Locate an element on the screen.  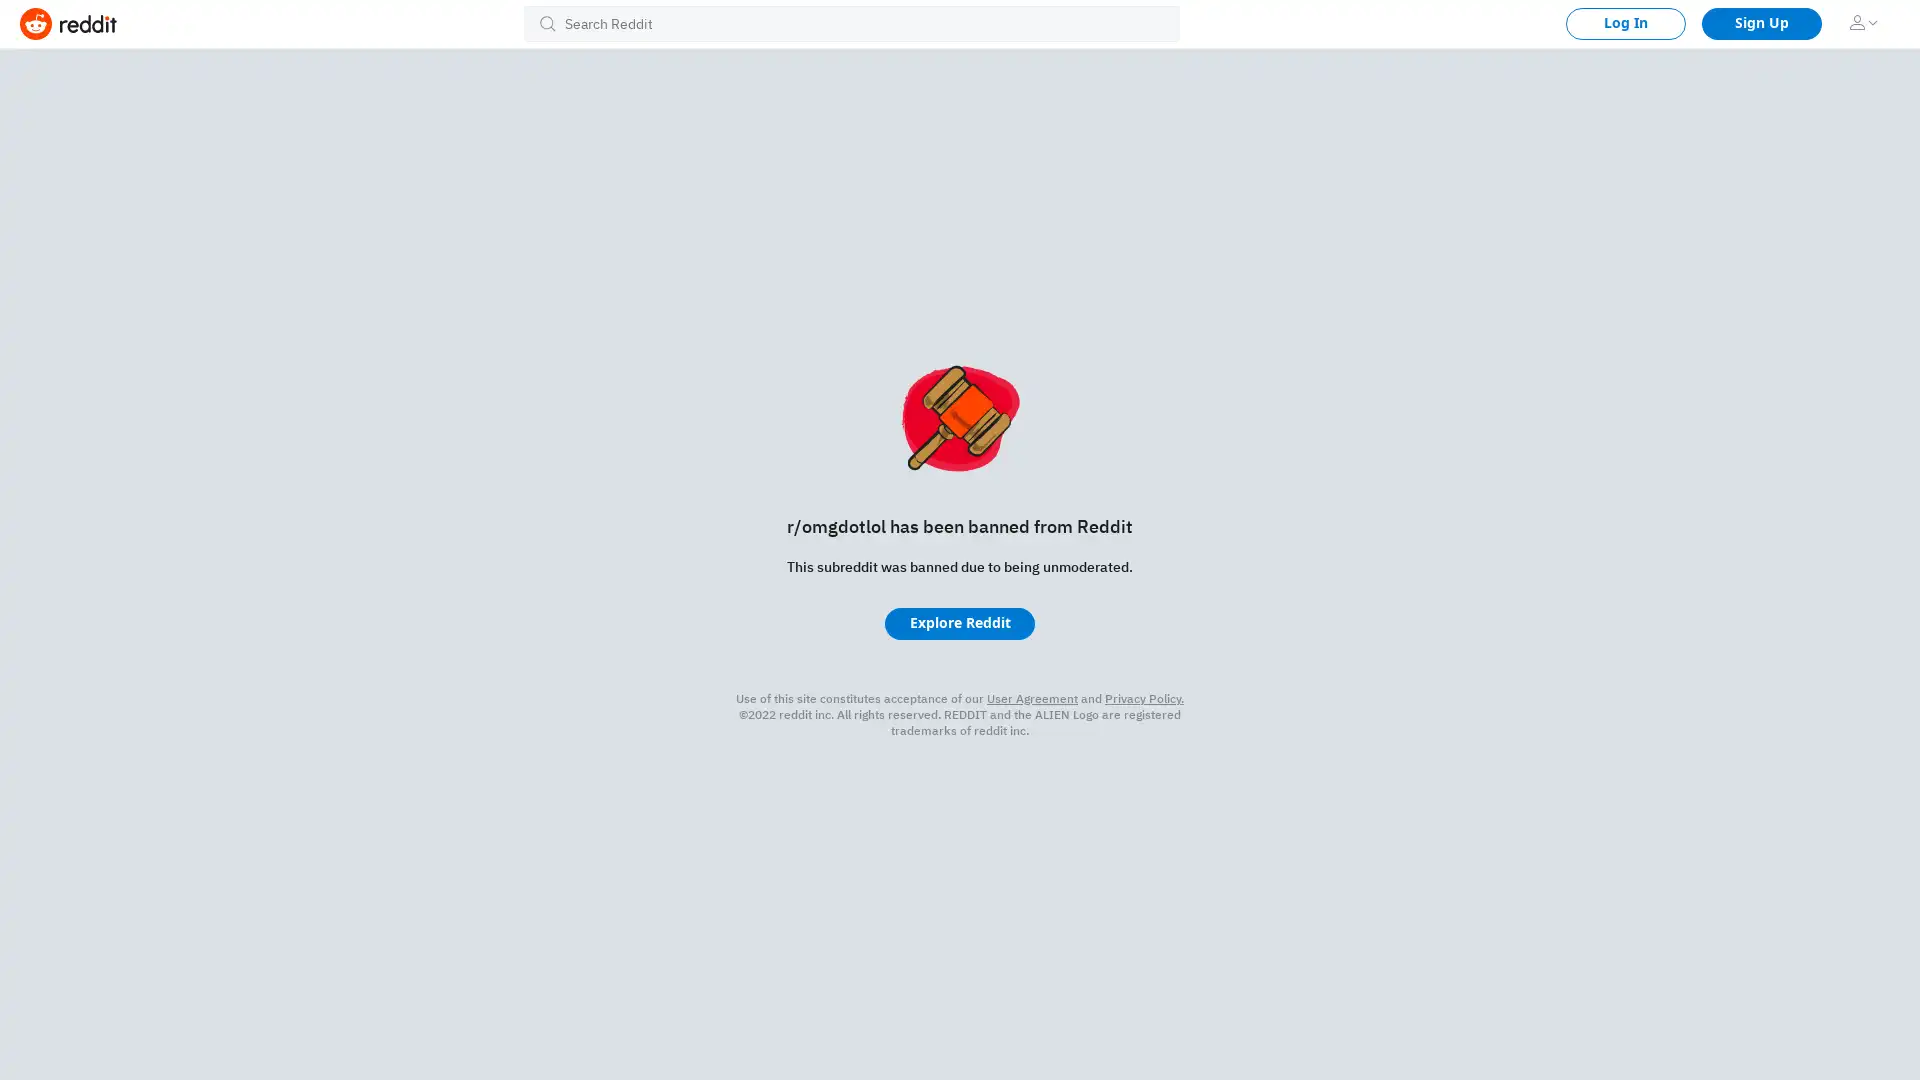
Log In is located at coordinates (1626, 23).